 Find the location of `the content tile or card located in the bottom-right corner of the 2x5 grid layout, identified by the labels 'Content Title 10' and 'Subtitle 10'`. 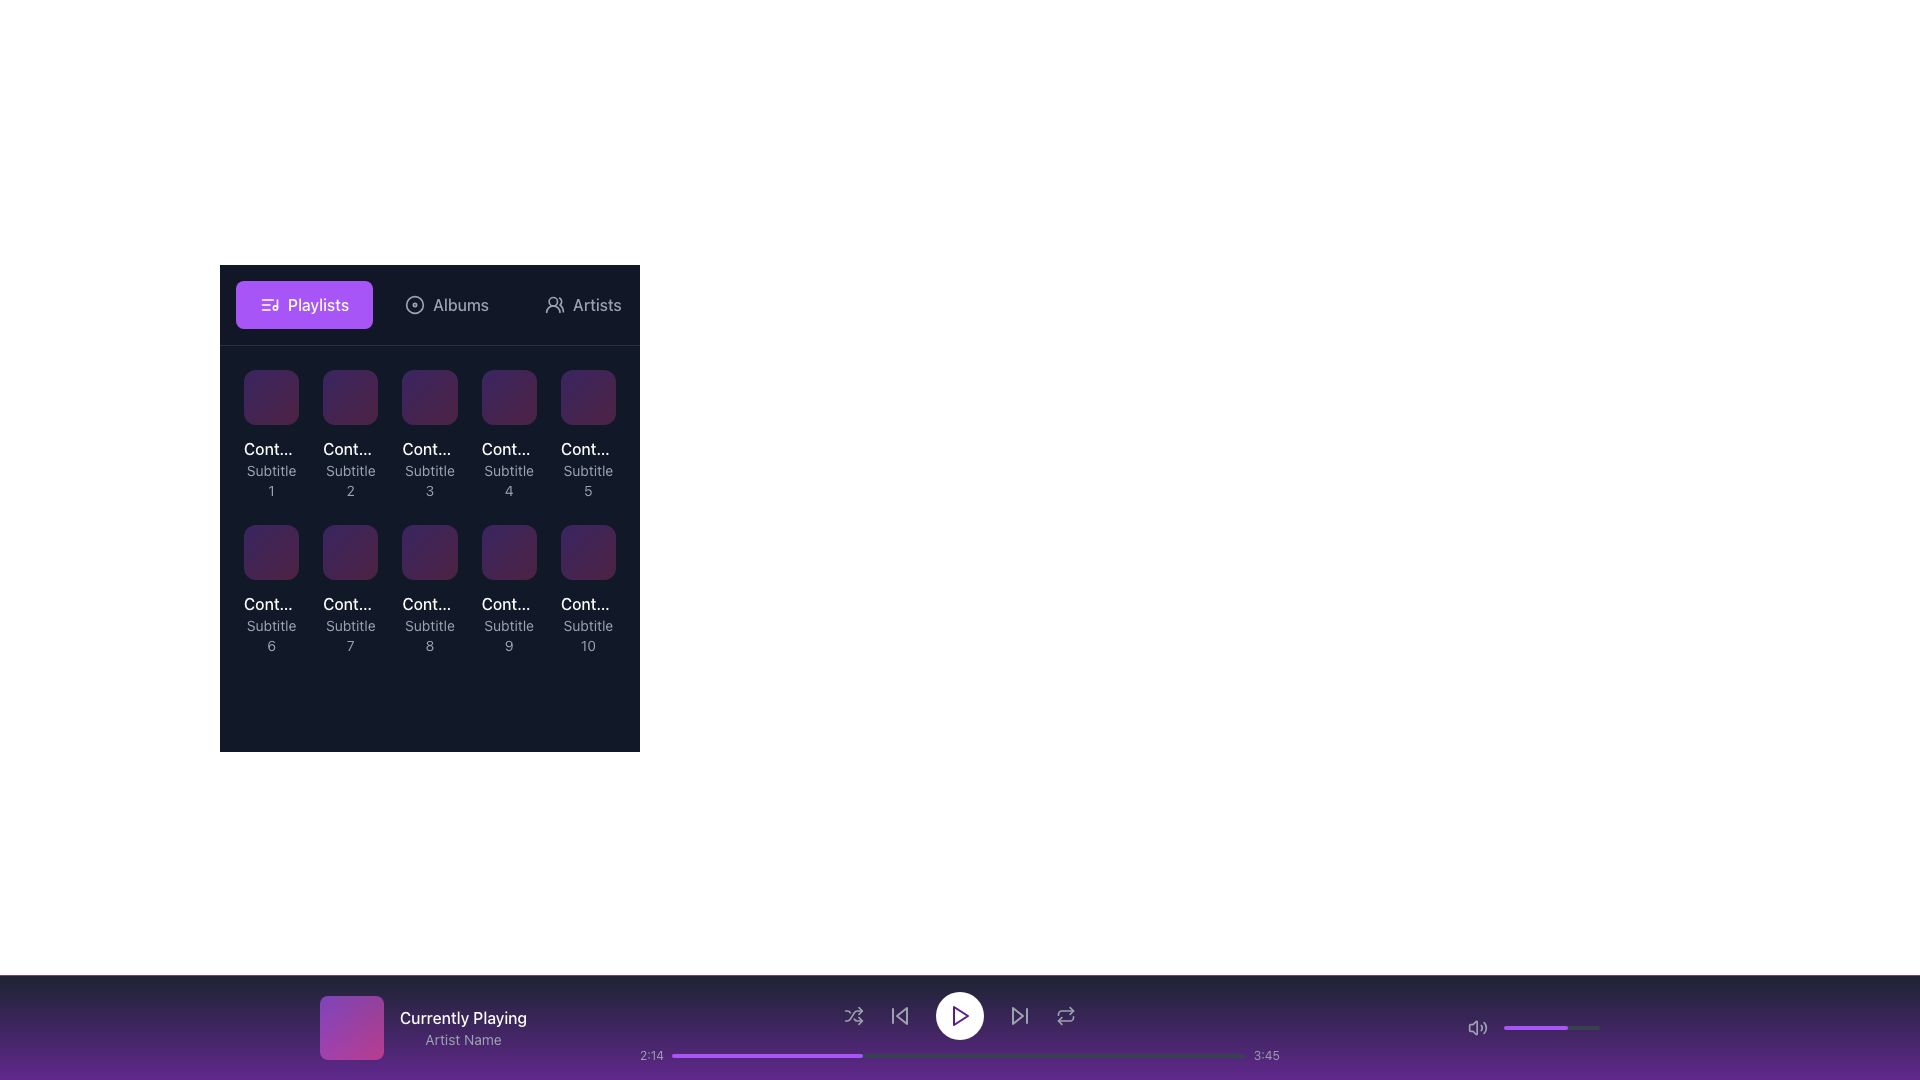

the content tile or card located in the bottom-right corner of the 2x5 grid layout, identified by the labels 'Content Title 10' and 'Subtitle 10' is located at coordinates (587, 552).